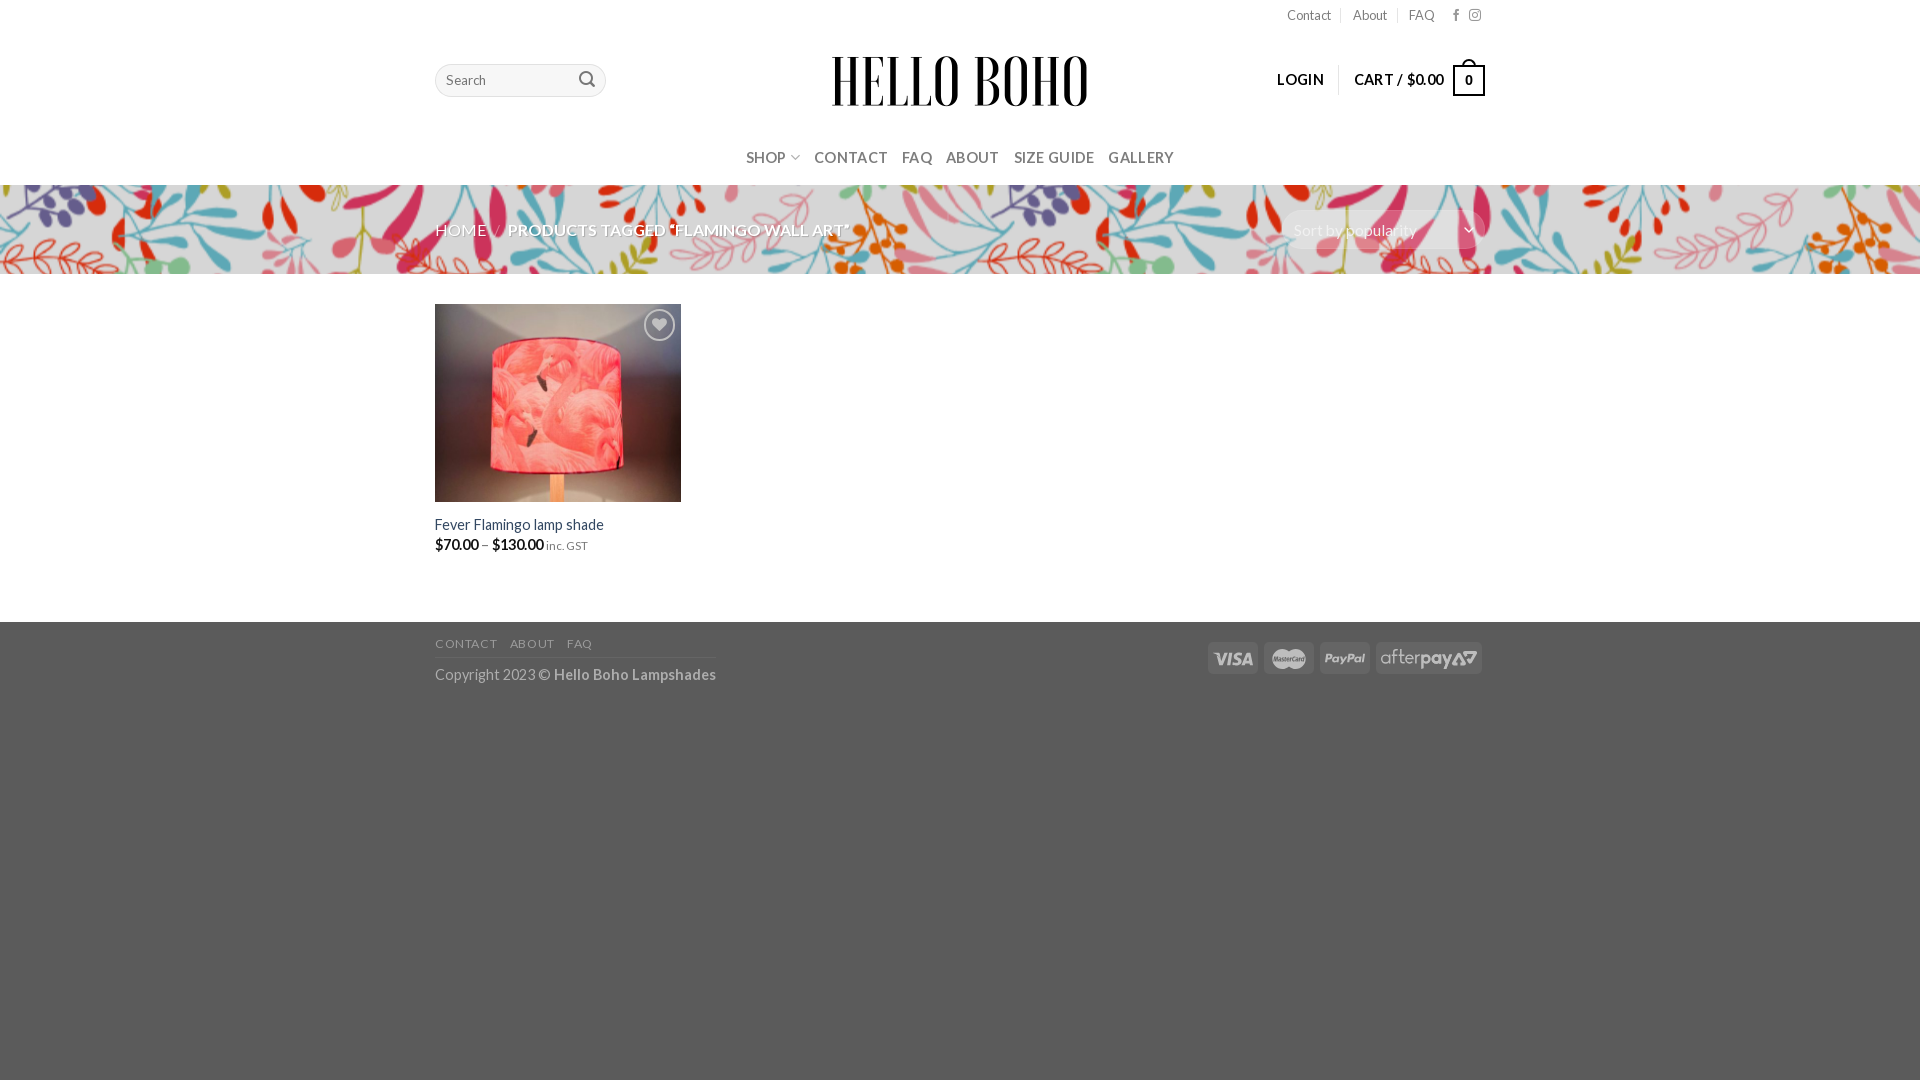  What do you see at coordinates (459, 228) in the screenshot?
I see `'HOME'` at bounding box center [459, 228].